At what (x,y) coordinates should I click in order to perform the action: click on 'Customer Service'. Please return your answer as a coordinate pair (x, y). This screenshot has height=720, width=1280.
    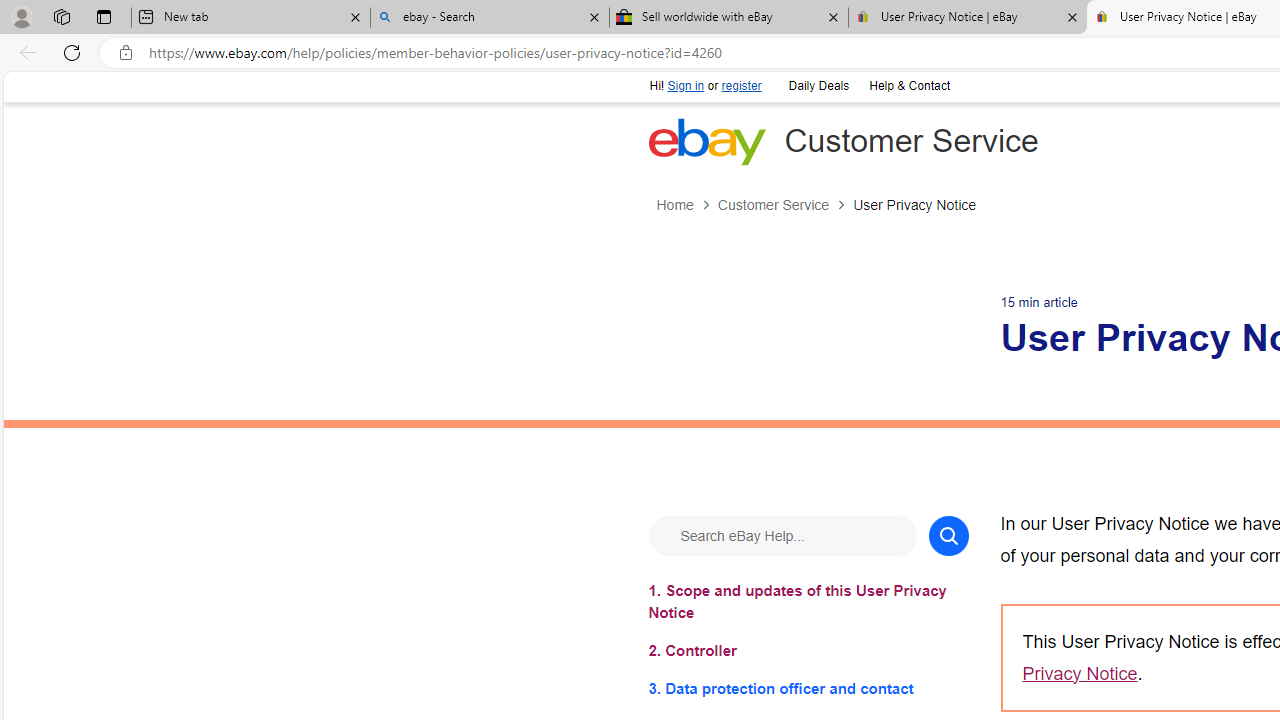
    Looking at the image, I should click on (772, 205).